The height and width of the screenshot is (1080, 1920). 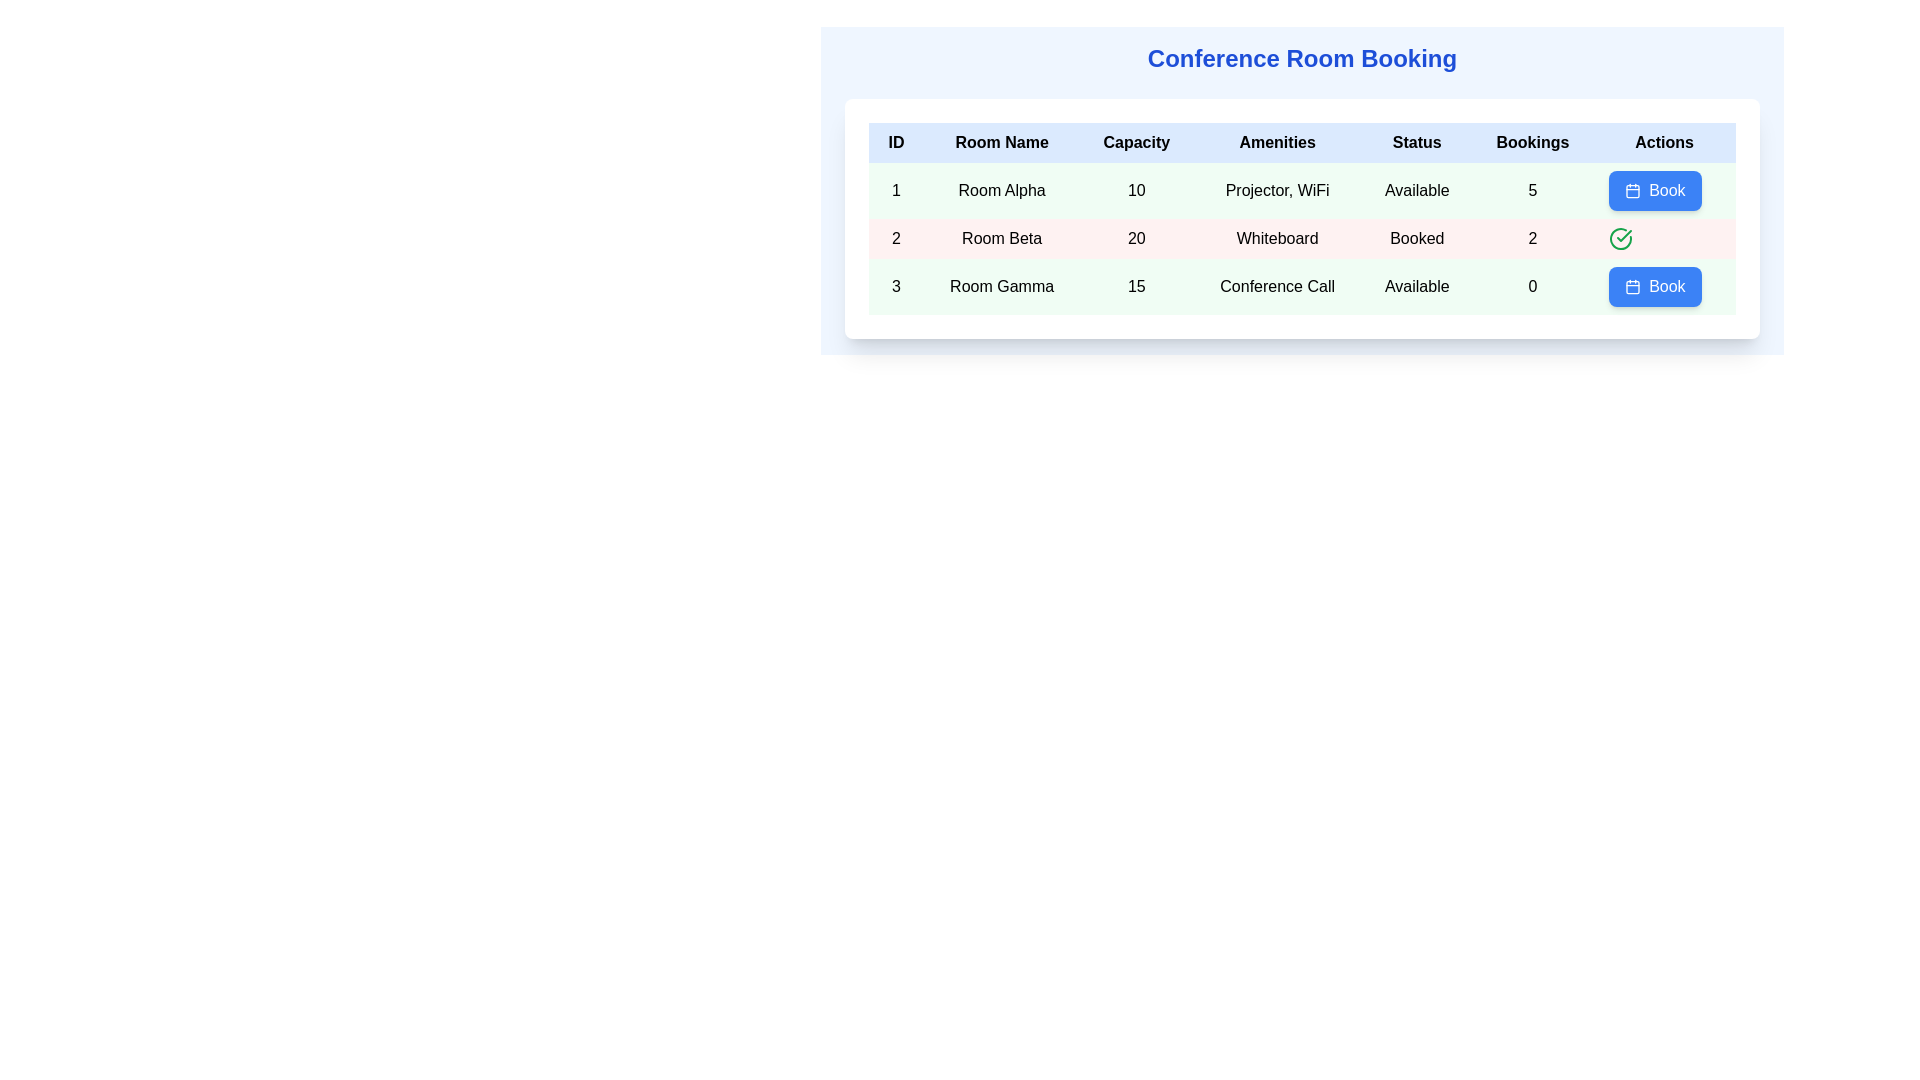 I want to click on the blue rounded rectangle SVG component that is part of the calendar icon in the 'Actions' column for 'Room Alpha', so click(x=1633, y=191).